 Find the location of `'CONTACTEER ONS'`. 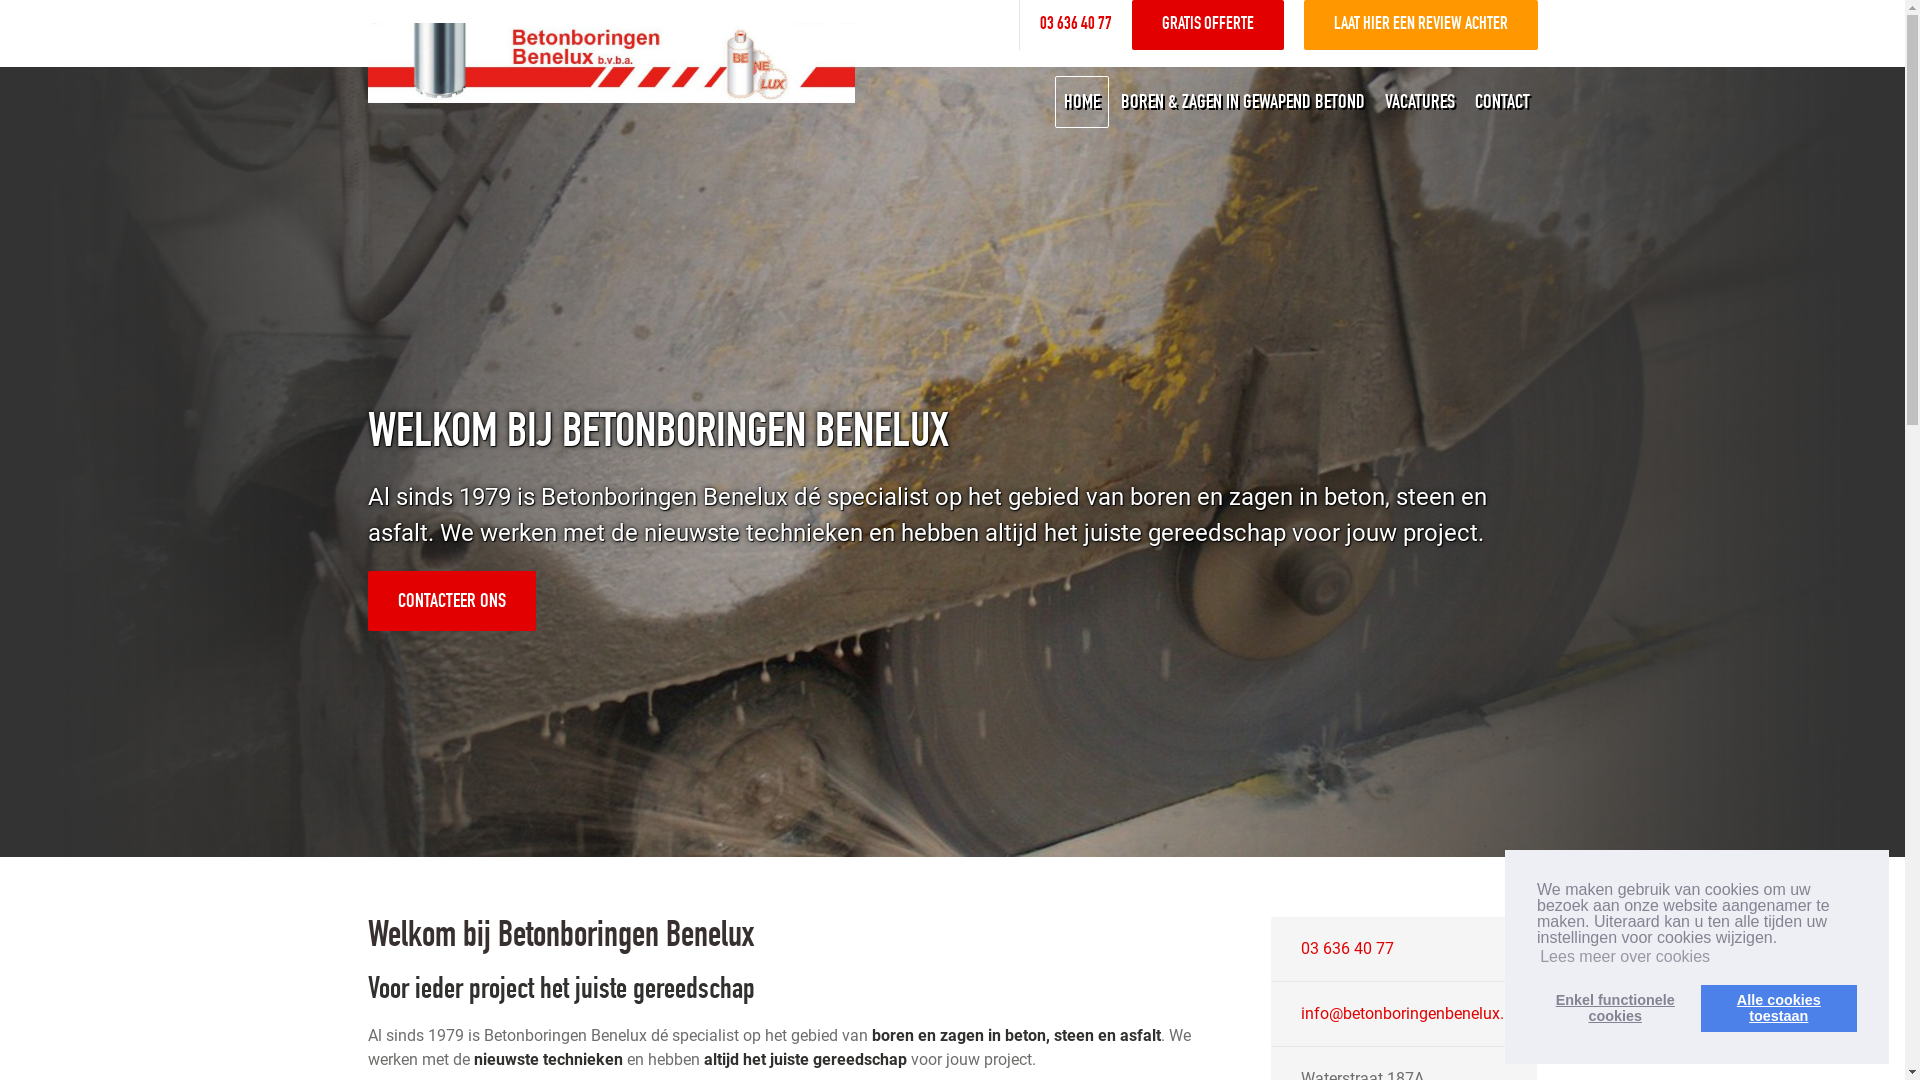

'CONTACTEER ONS' is located at coordinates (450, 600).